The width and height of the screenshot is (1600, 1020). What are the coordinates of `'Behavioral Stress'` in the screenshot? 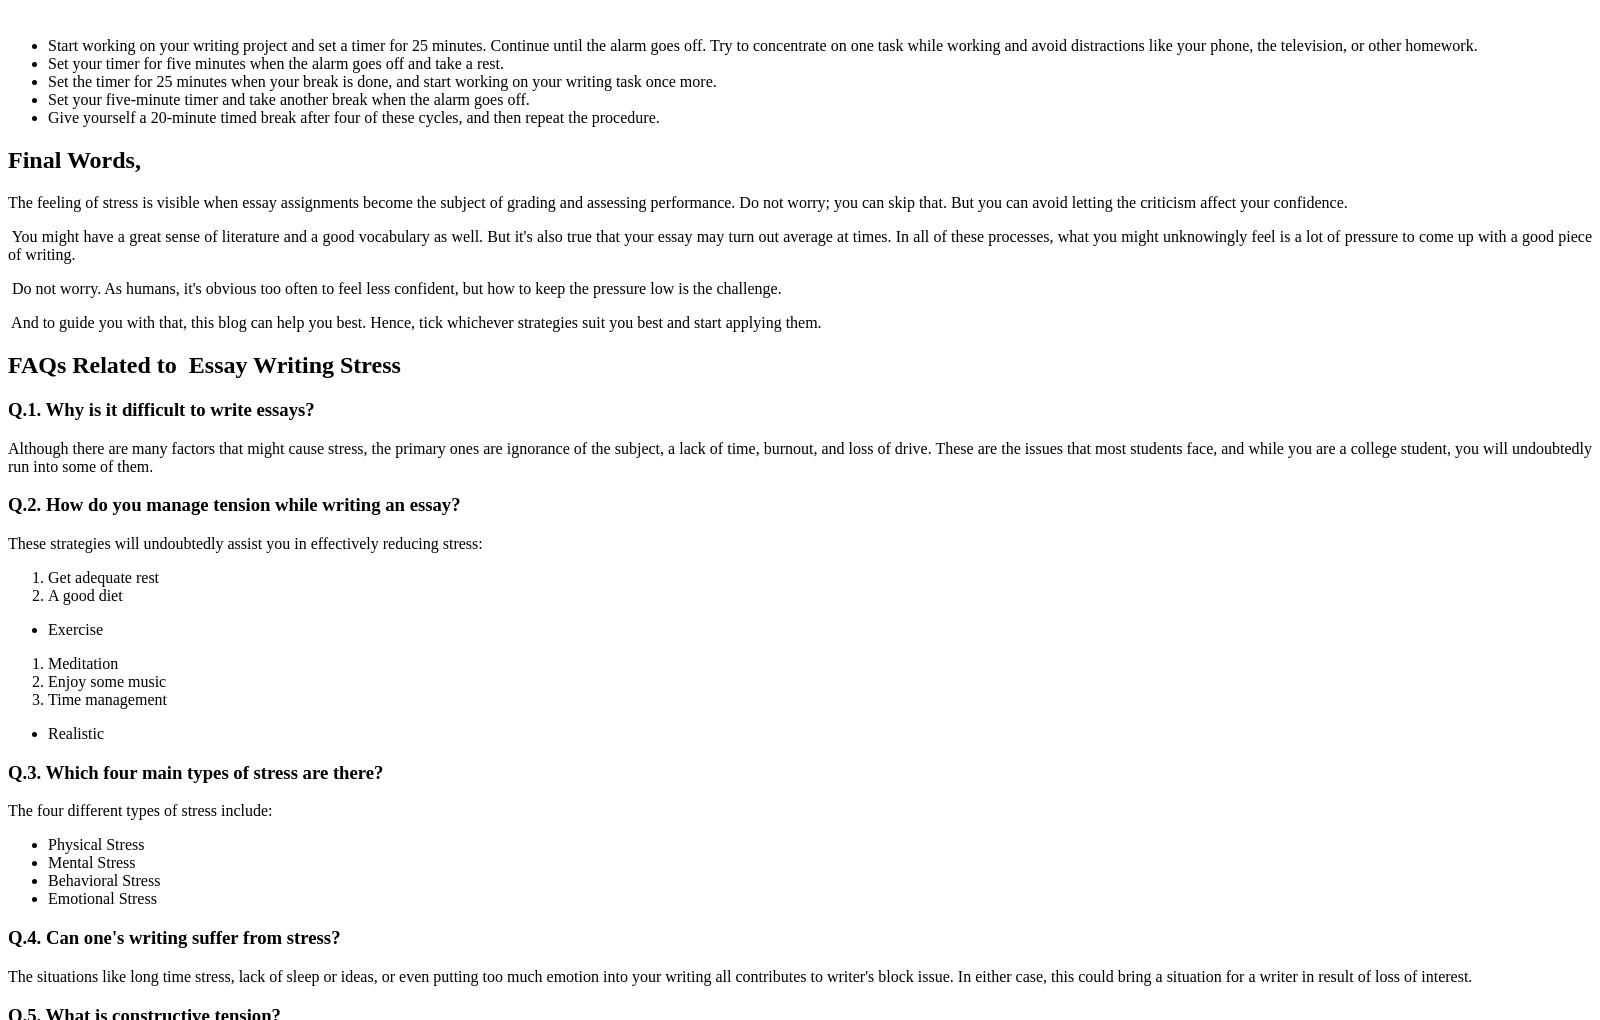 It's located at (103, 879).